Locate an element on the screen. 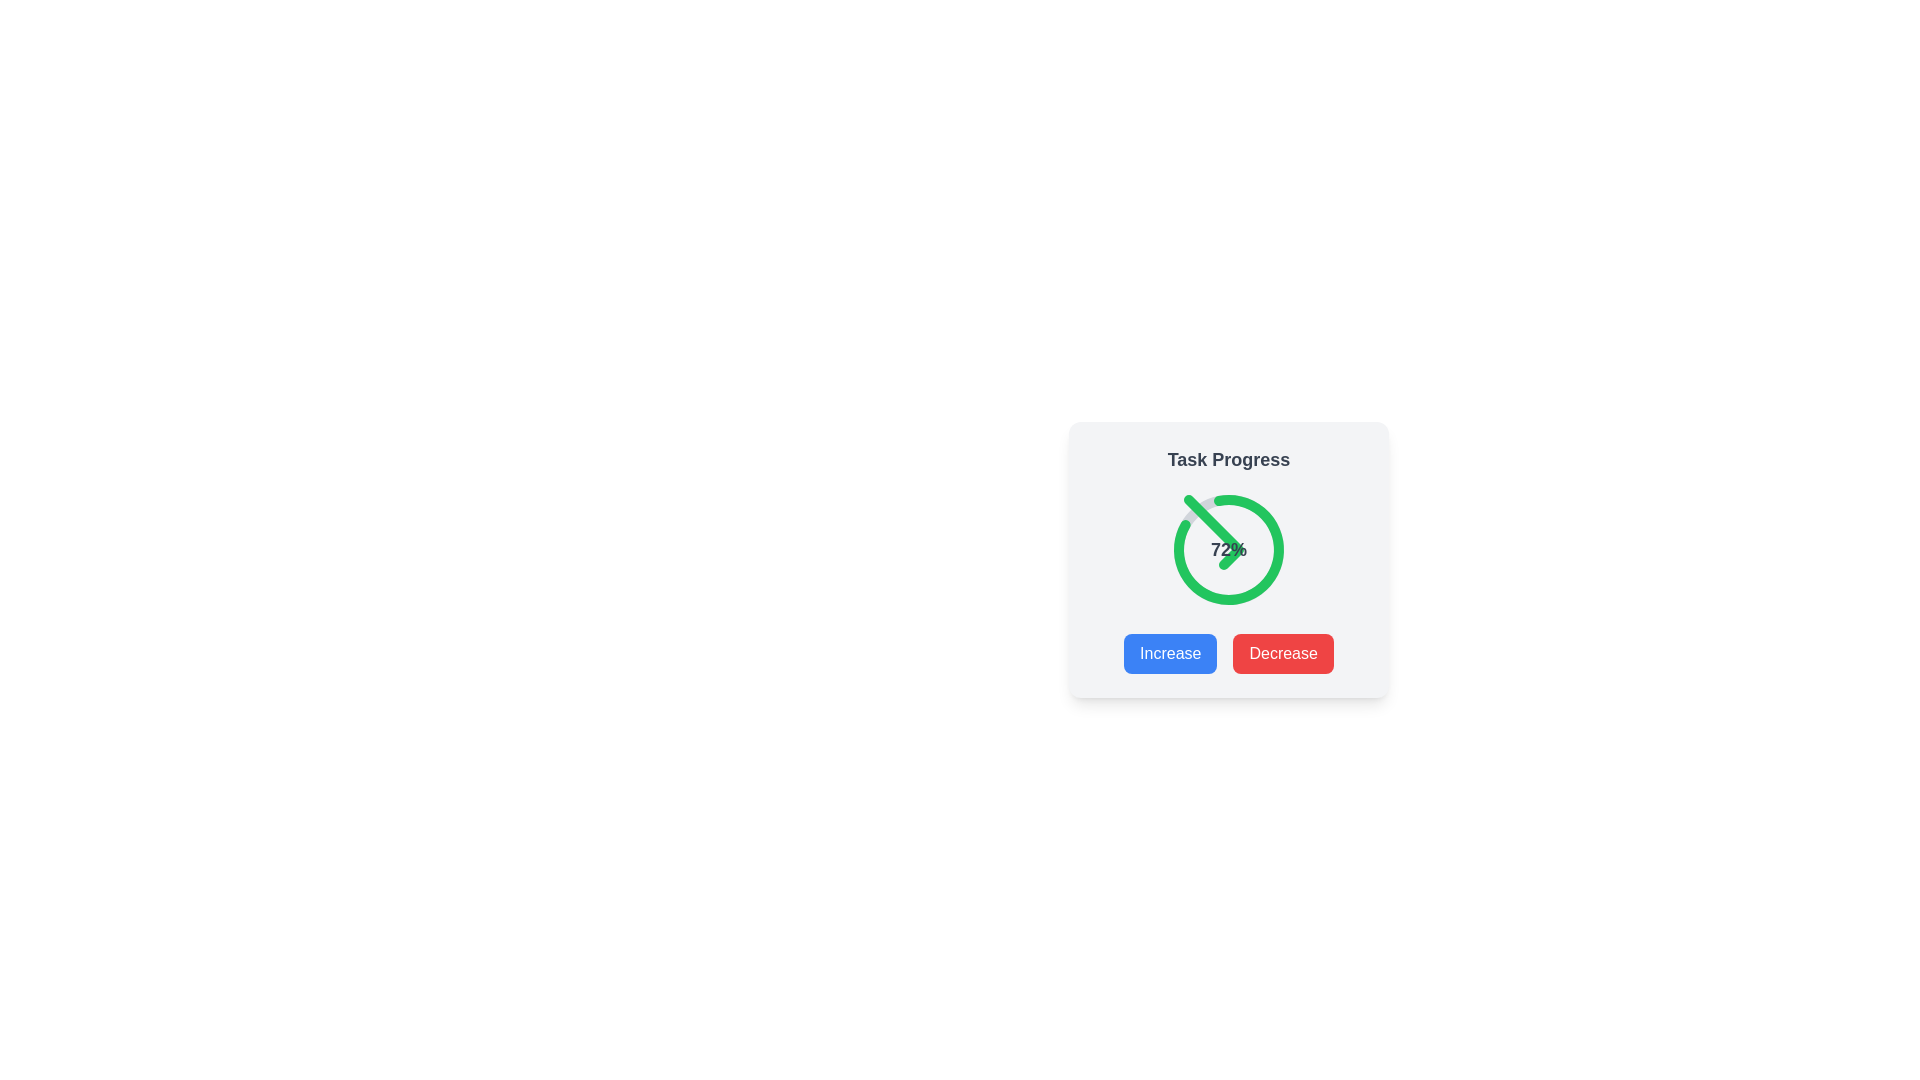 The image size is (1920, 1080). the 'Decrease' button, which is a rounded rectangular button with a bright red background and white text, located to the right of the 'Increase' button is located at coordinates (1283, 654).